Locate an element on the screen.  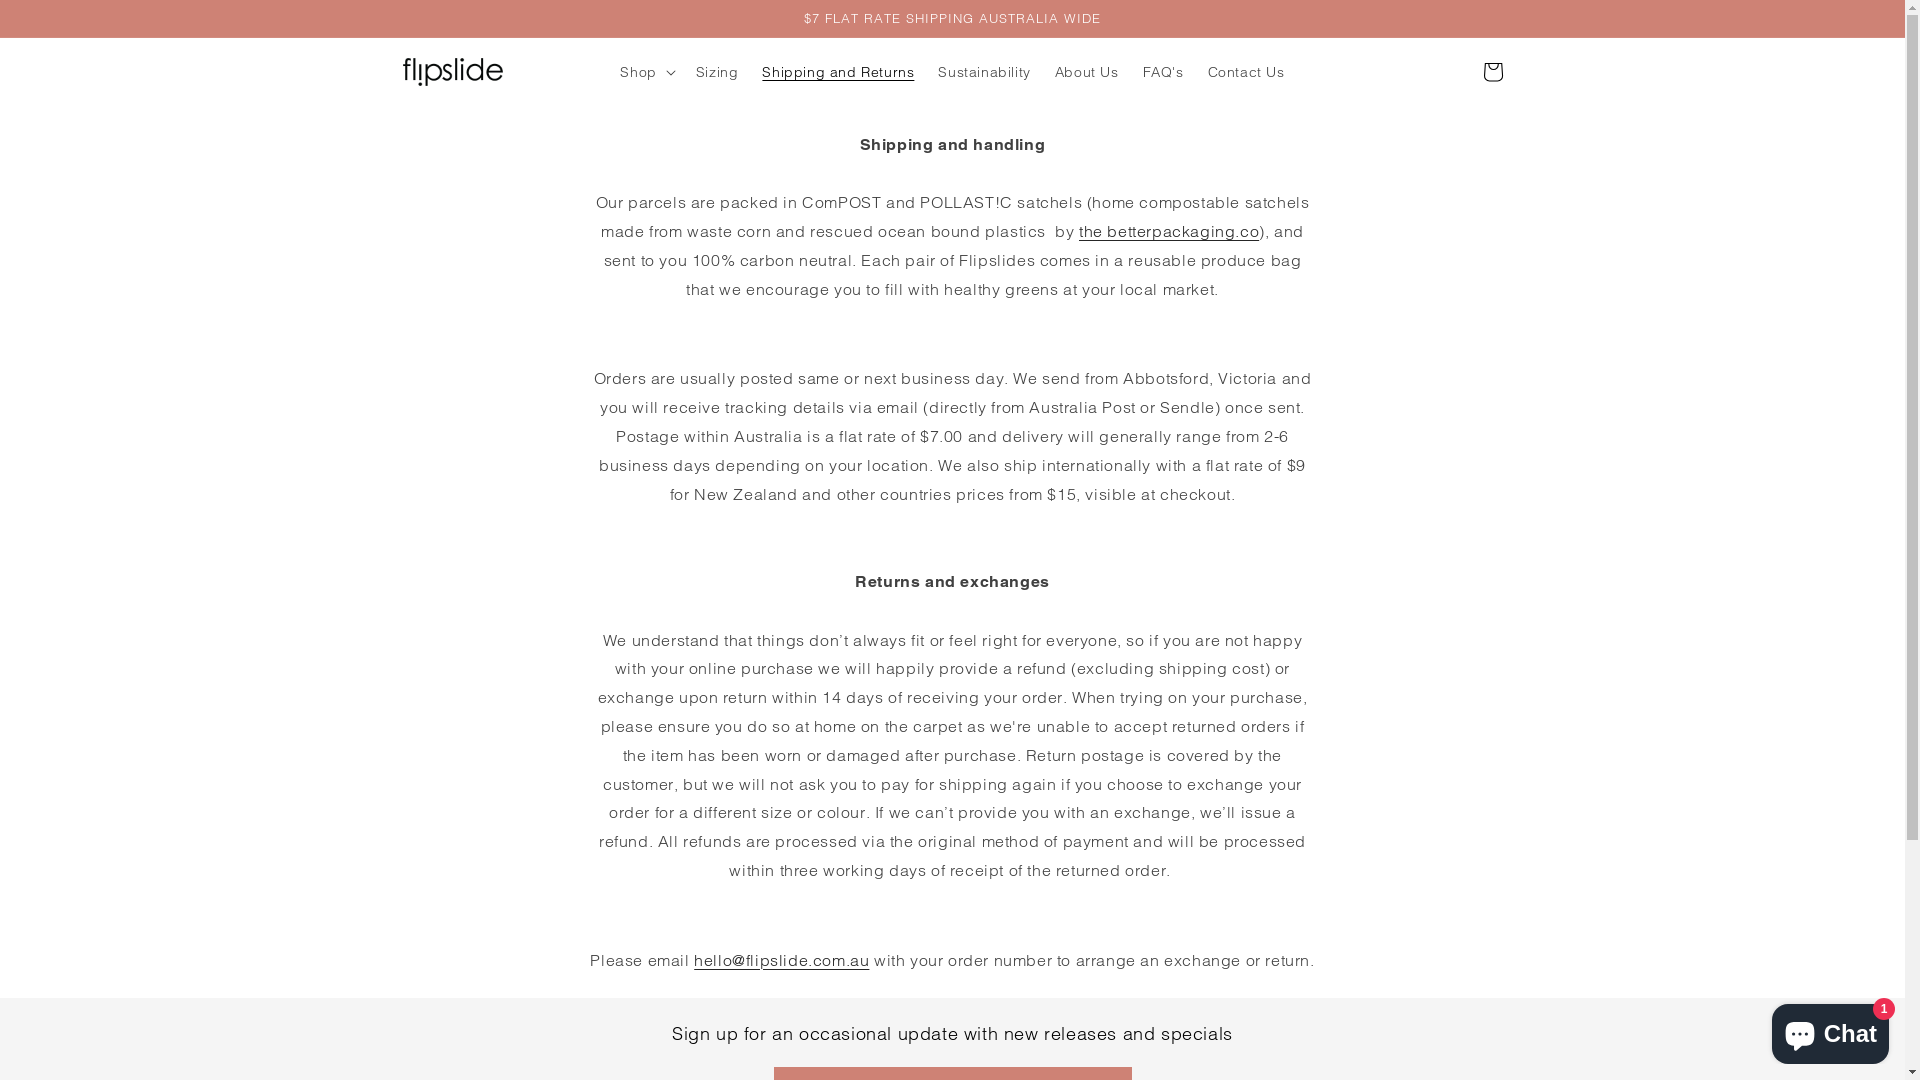
'Sustainability' is located at coordinates (925, 71).